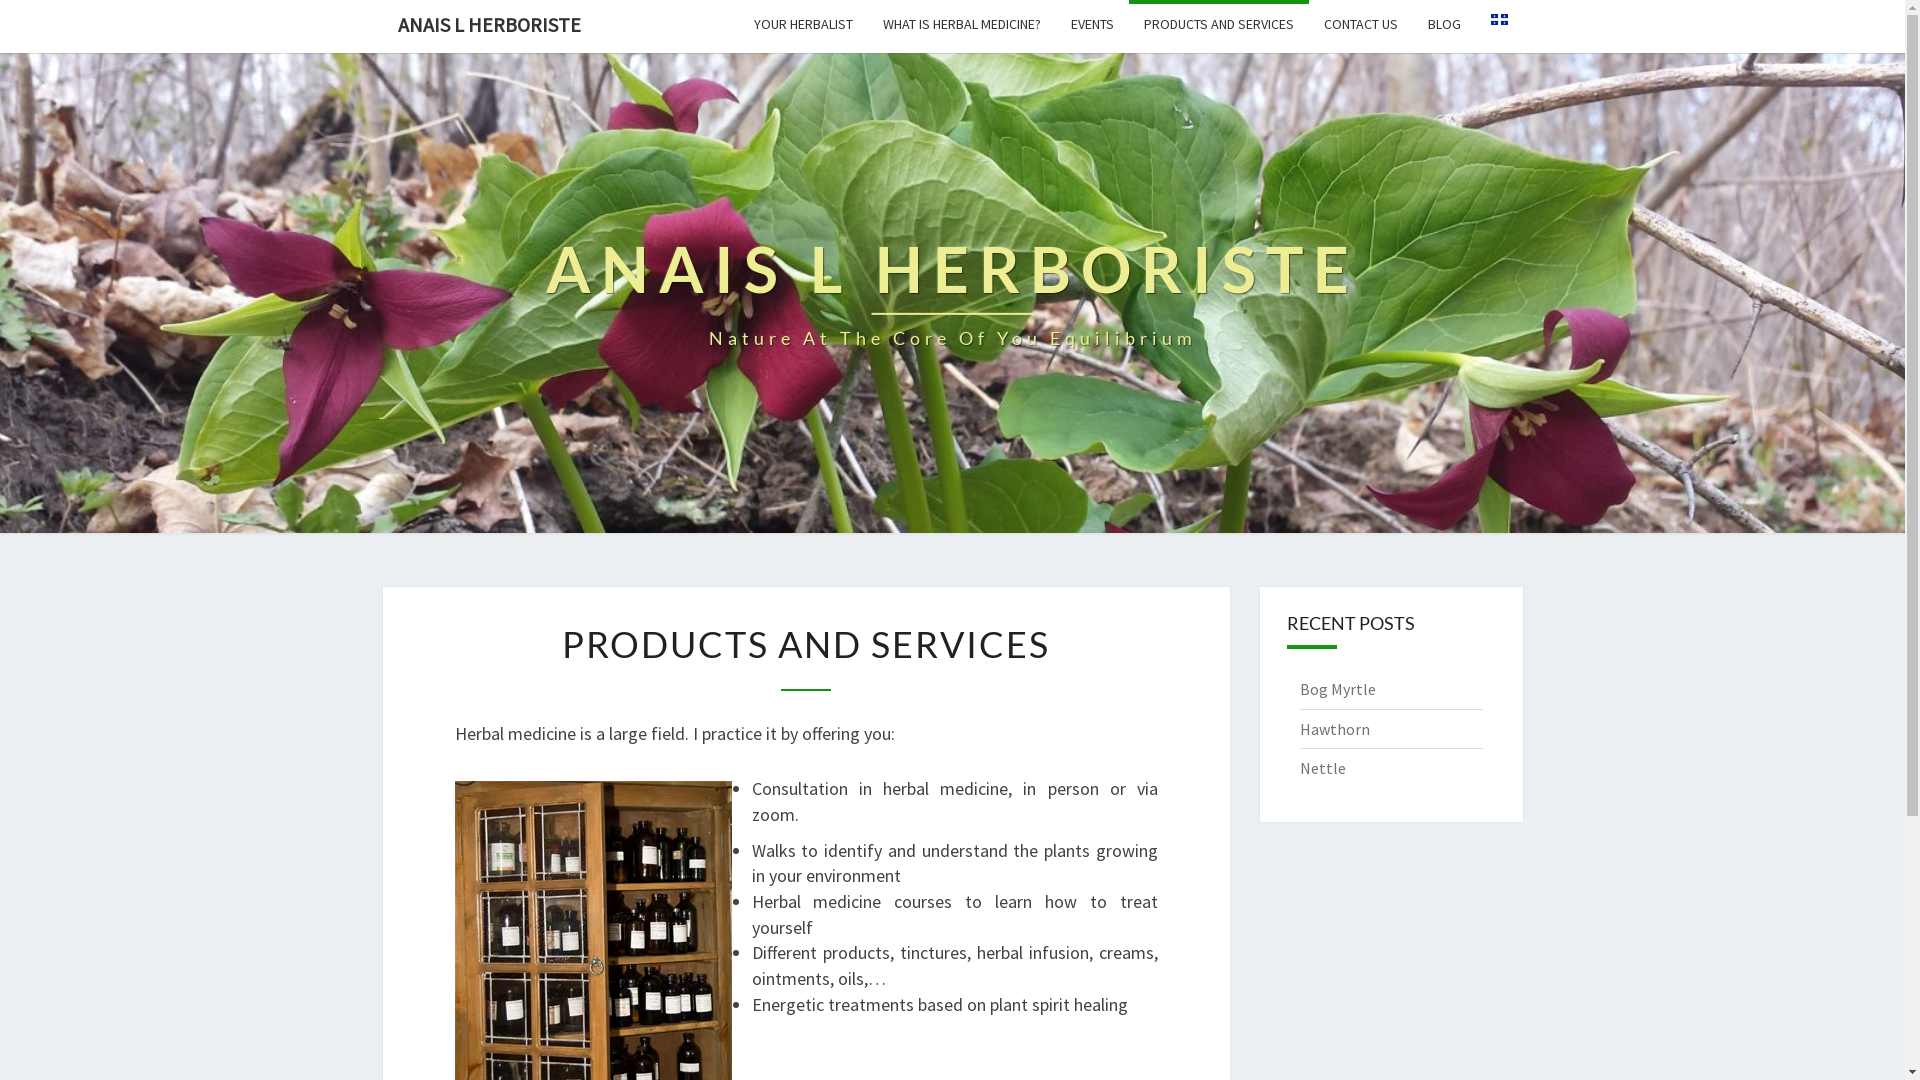  What do you see at coordinates (1308, 23) in the screenshot?
I see `'CONTACT US'` at bounding box center [1308, 23].